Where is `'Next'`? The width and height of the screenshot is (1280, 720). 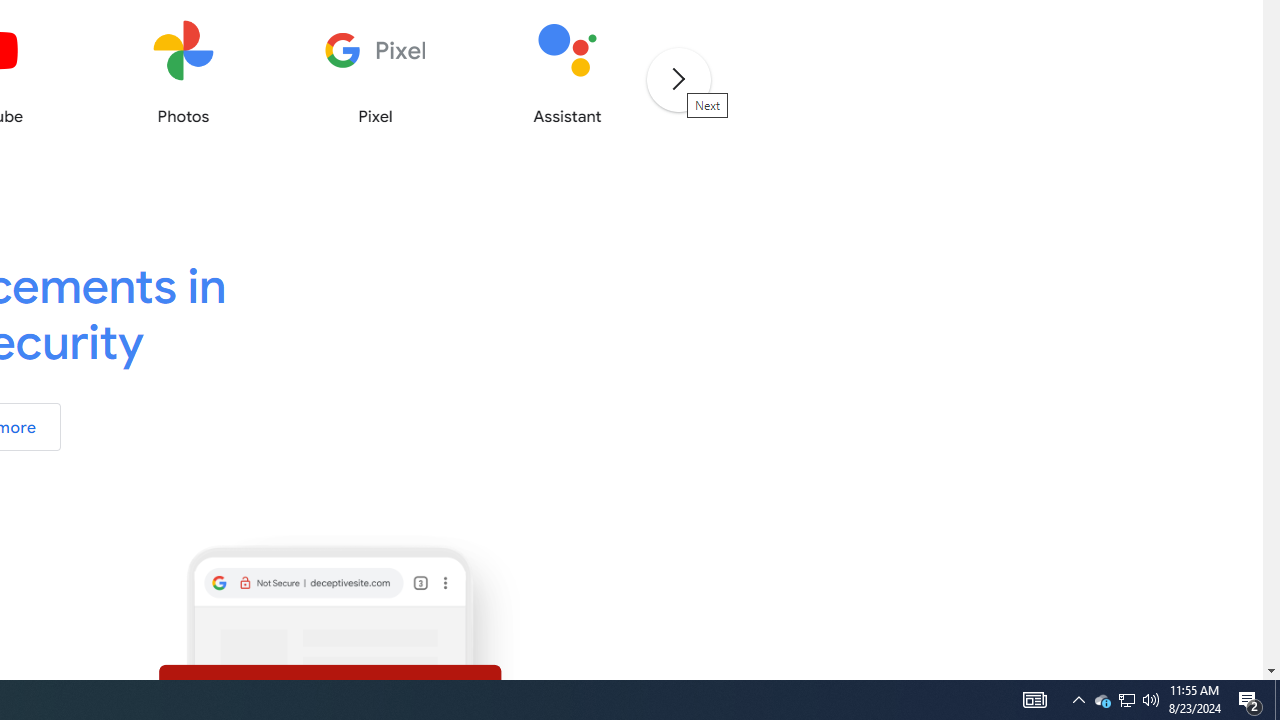
'Next' is located at coordinates (677, 77).